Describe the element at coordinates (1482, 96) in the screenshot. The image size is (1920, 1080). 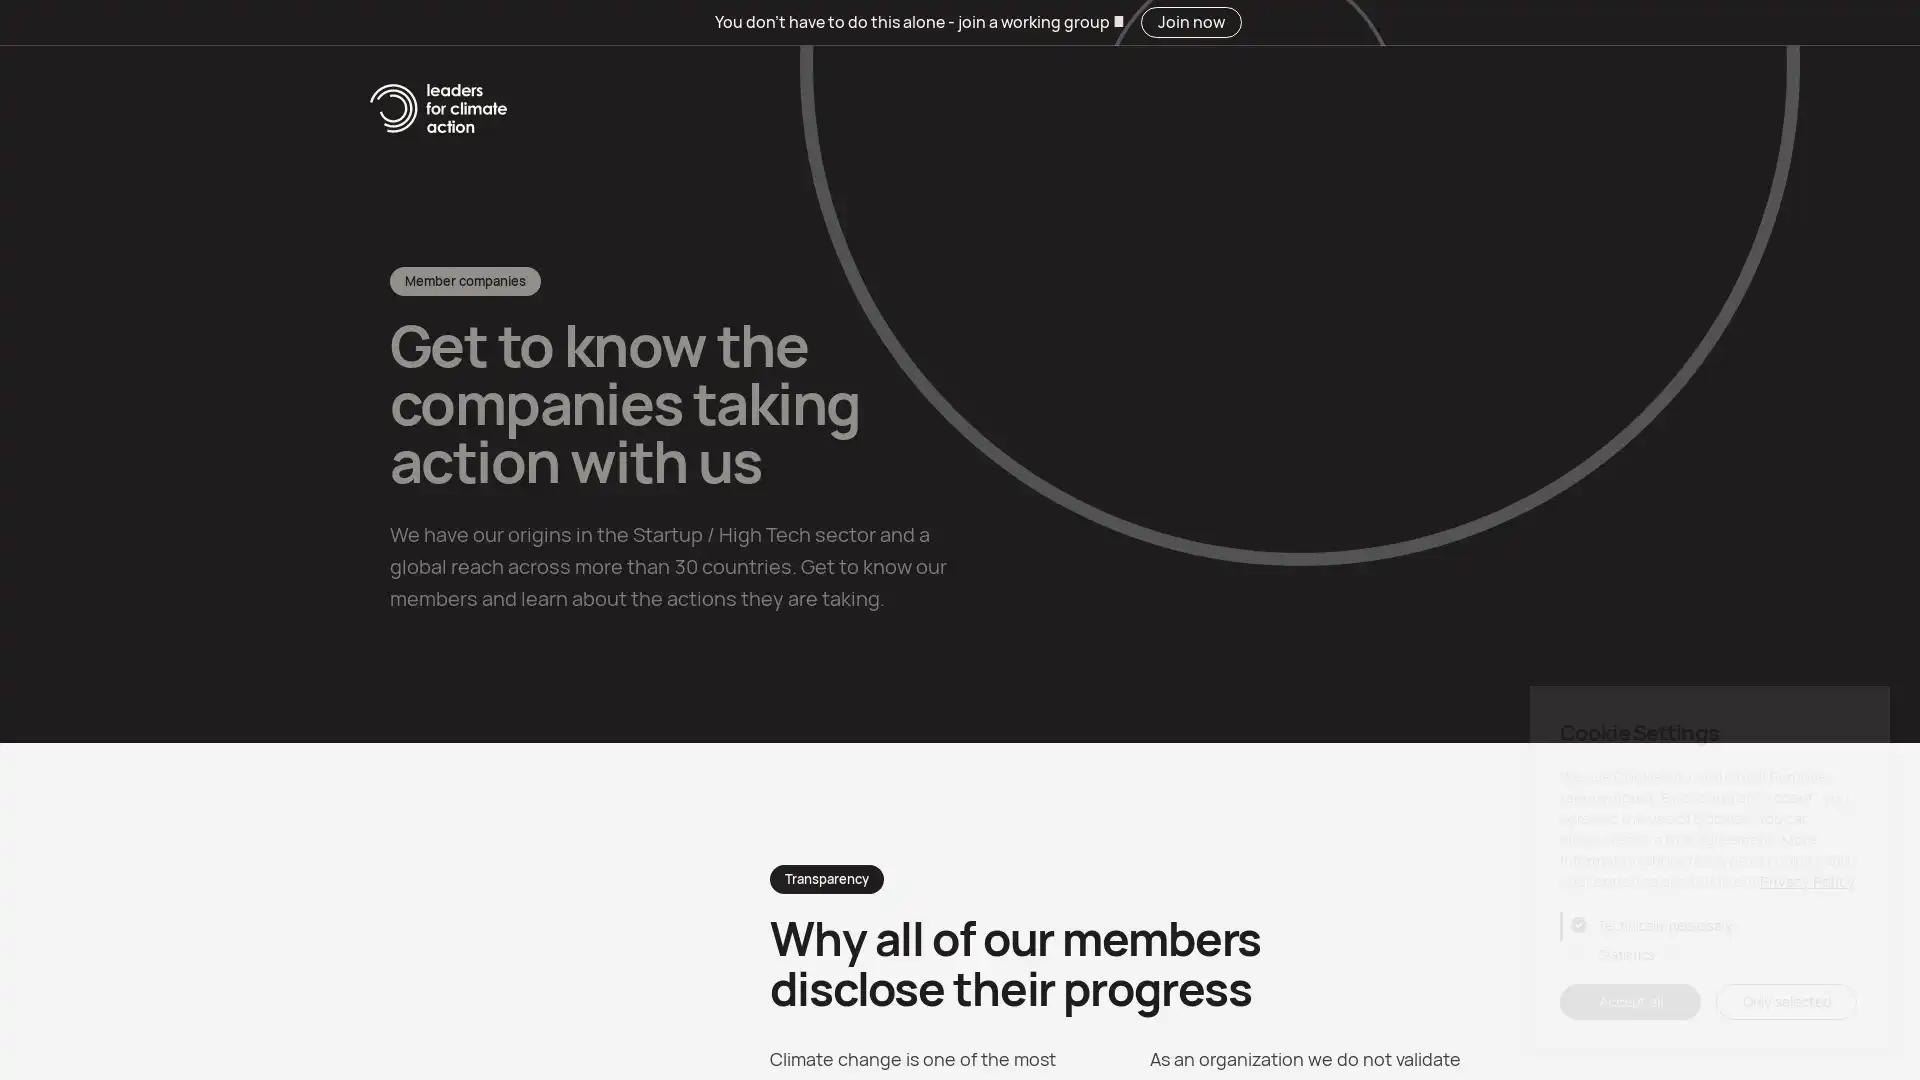
I see `Join now` at that location.